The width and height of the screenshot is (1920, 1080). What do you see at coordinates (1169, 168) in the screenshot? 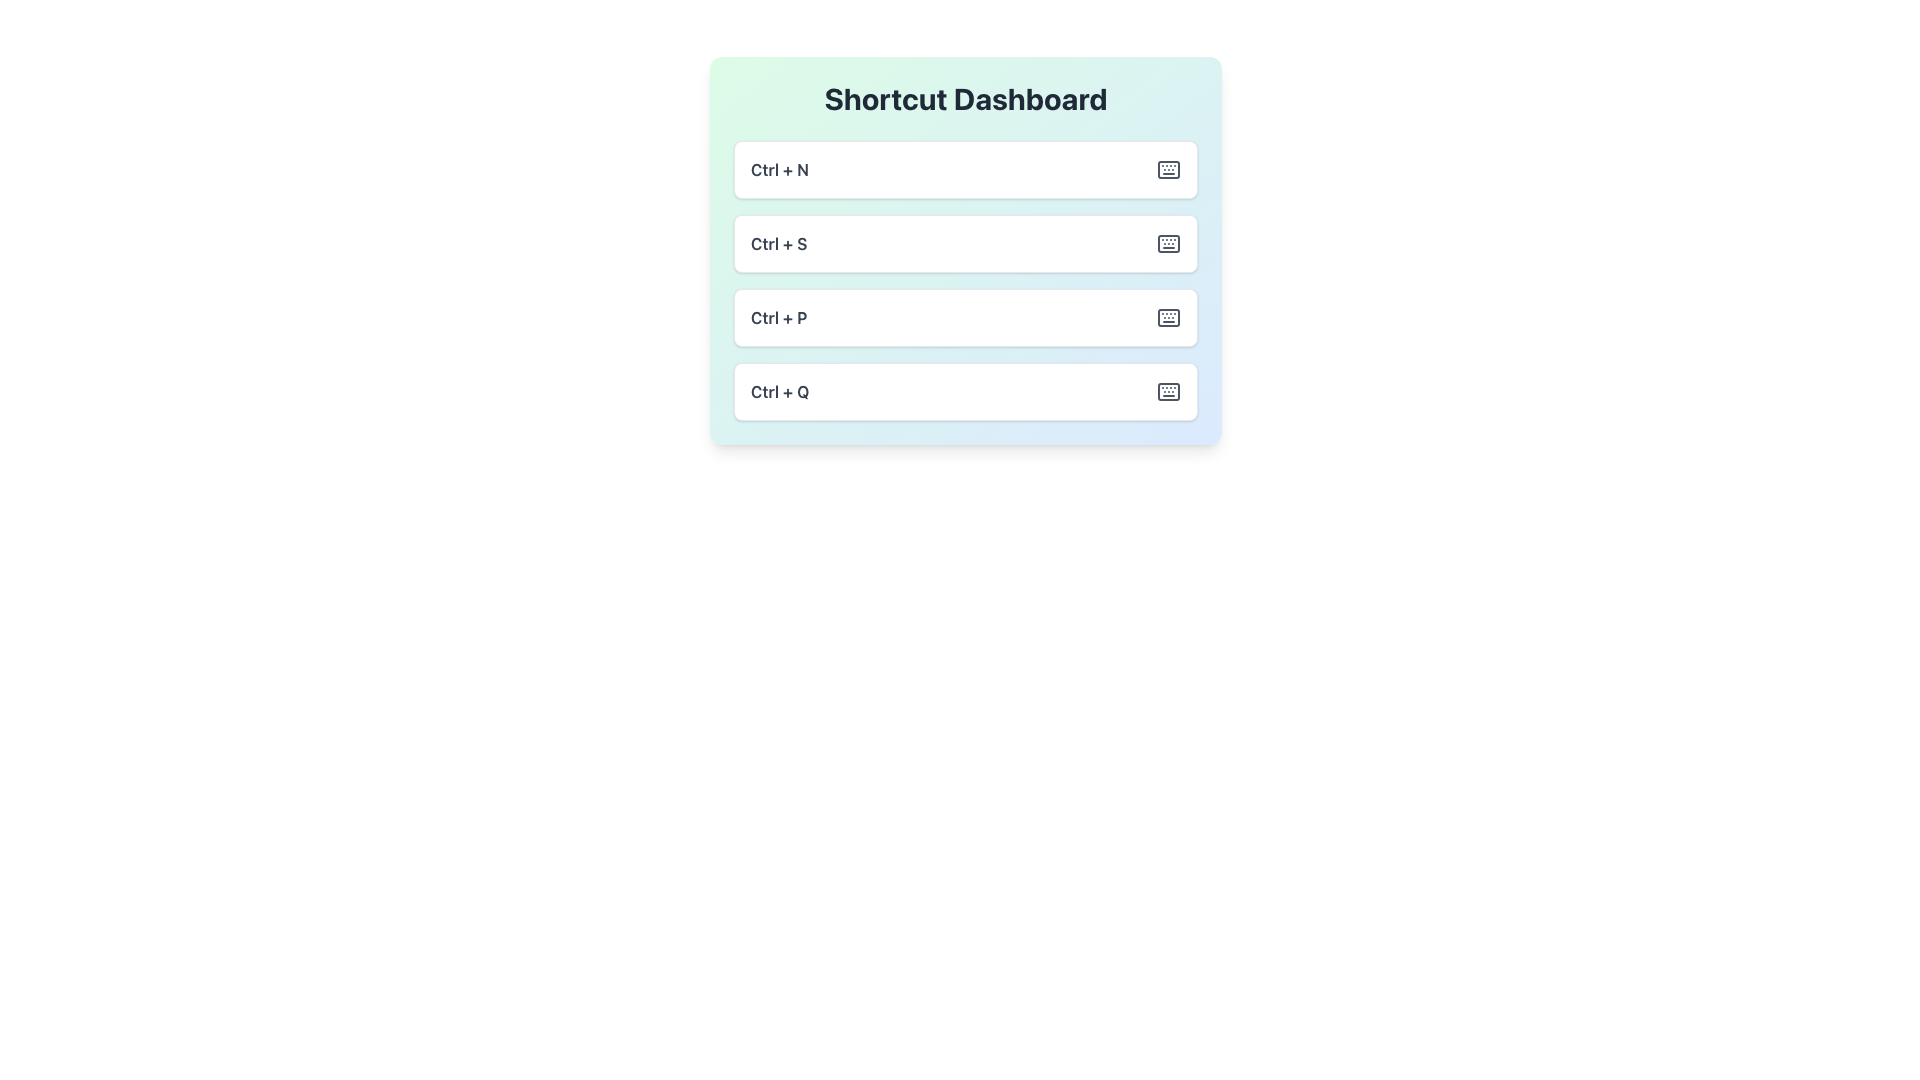
I see `the gray keyboard icon located to the far right of the 'Ctrl + N' shortcut item in the Shortcut Dashboard list` at bounding box center [1169, 168].